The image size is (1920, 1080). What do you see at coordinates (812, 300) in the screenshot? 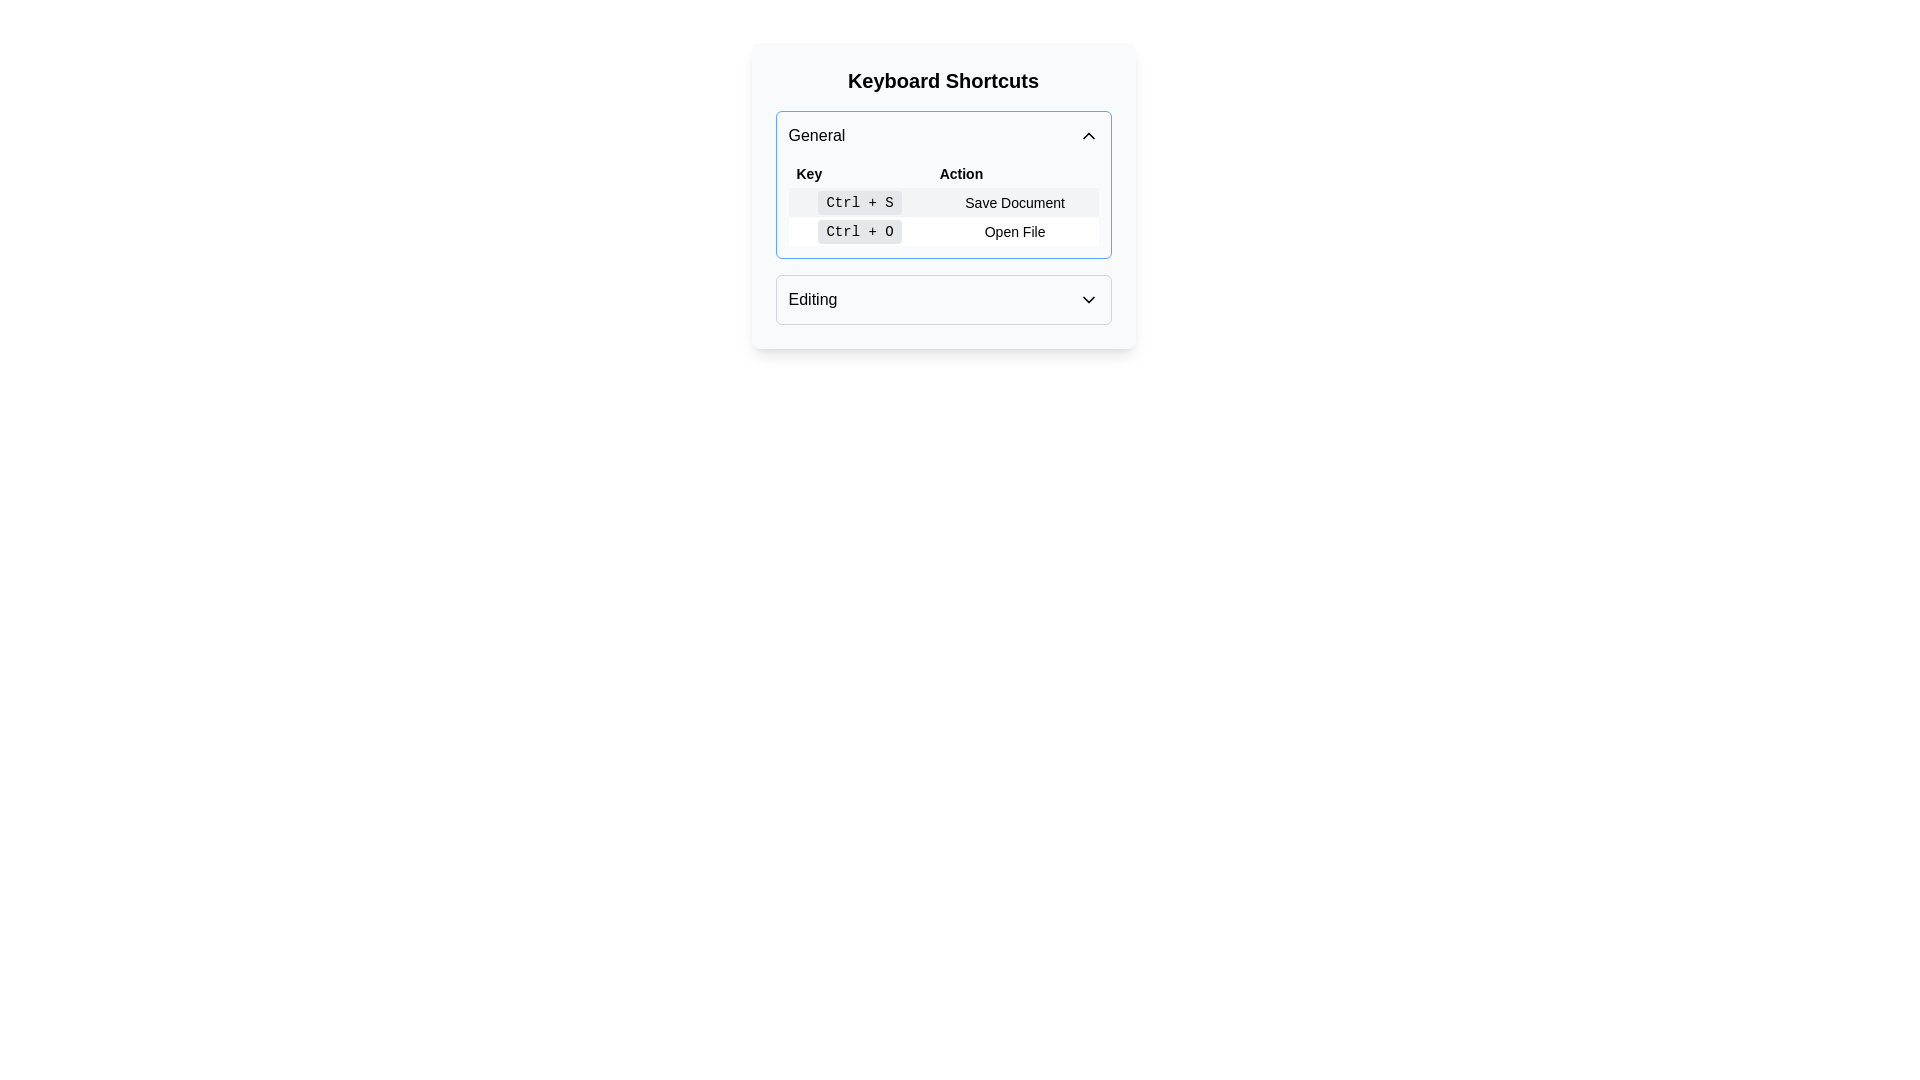
I see `the text label reading 'Editing', which is styled in medium font weight and located below the 'Keyboard Shortcuts' section` at bounding box center [812, 300].